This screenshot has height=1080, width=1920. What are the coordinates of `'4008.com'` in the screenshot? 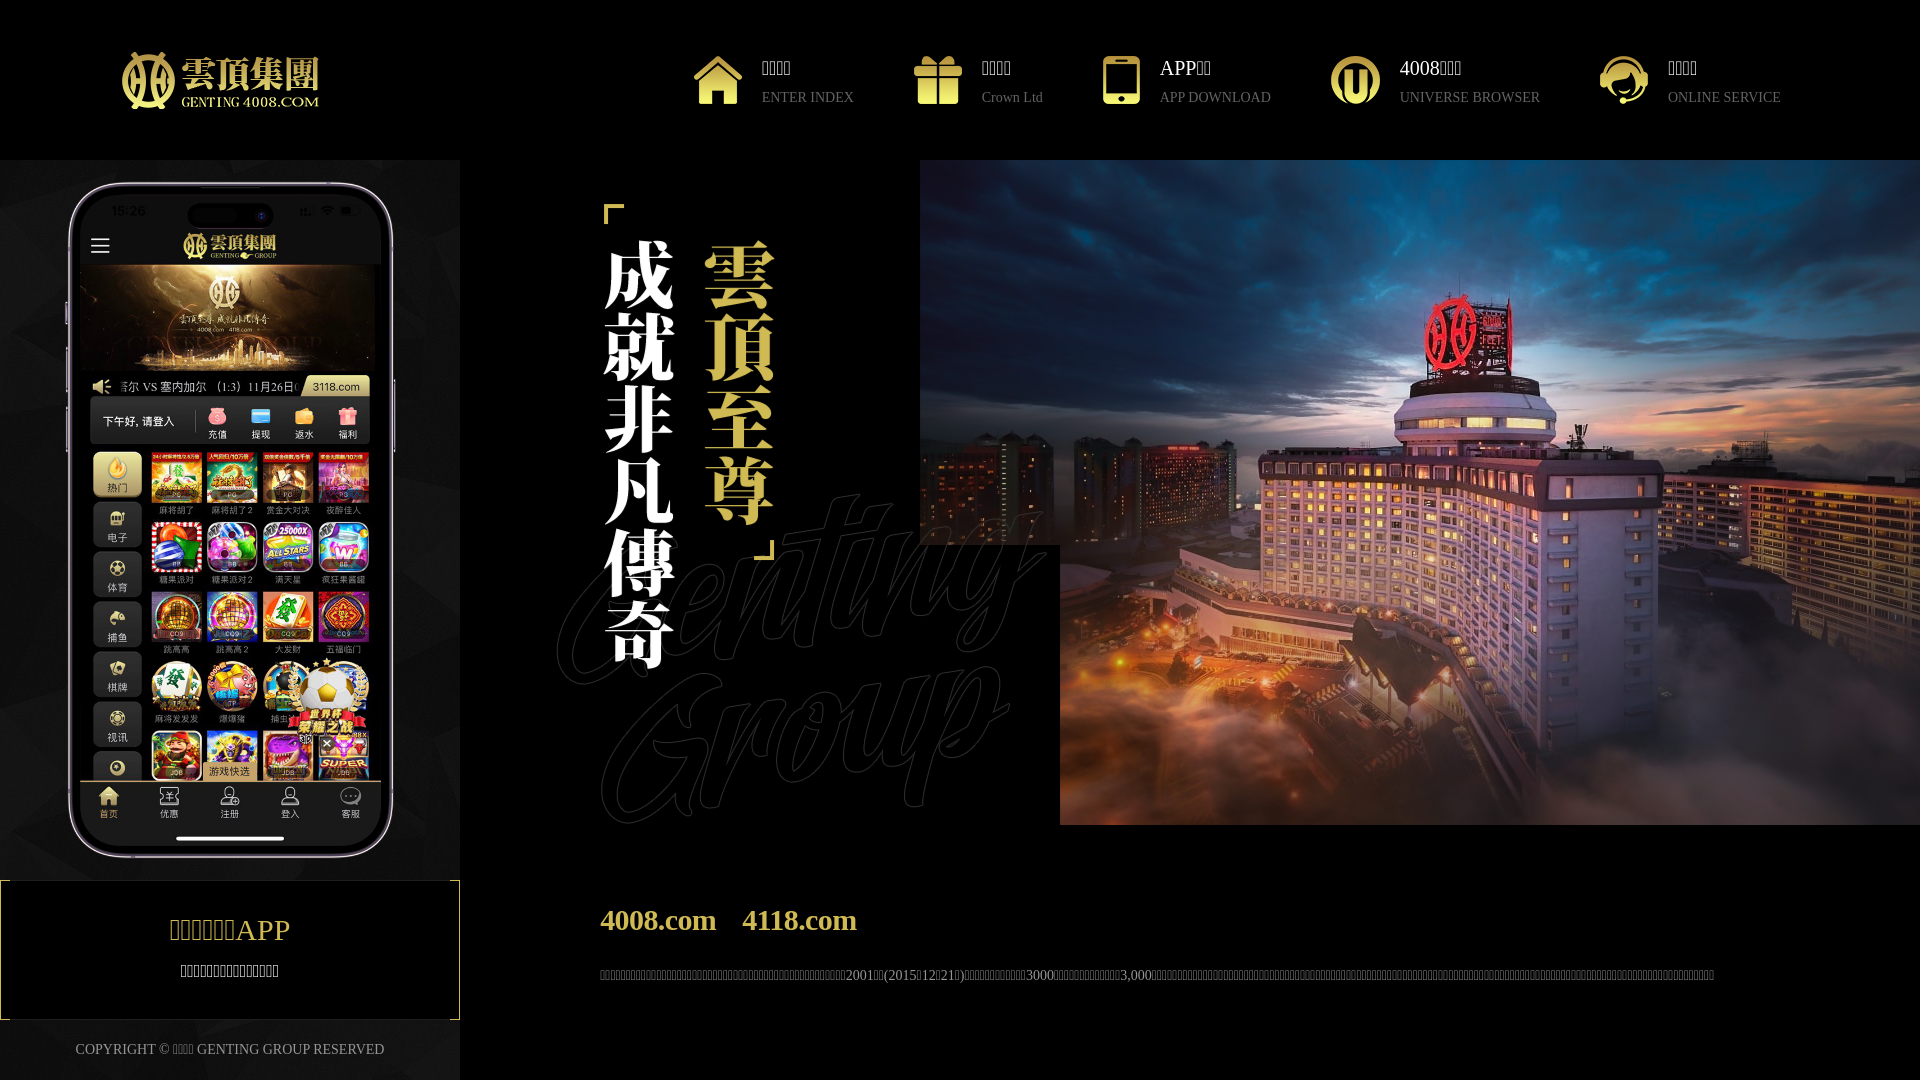 It's located at (657, 919).